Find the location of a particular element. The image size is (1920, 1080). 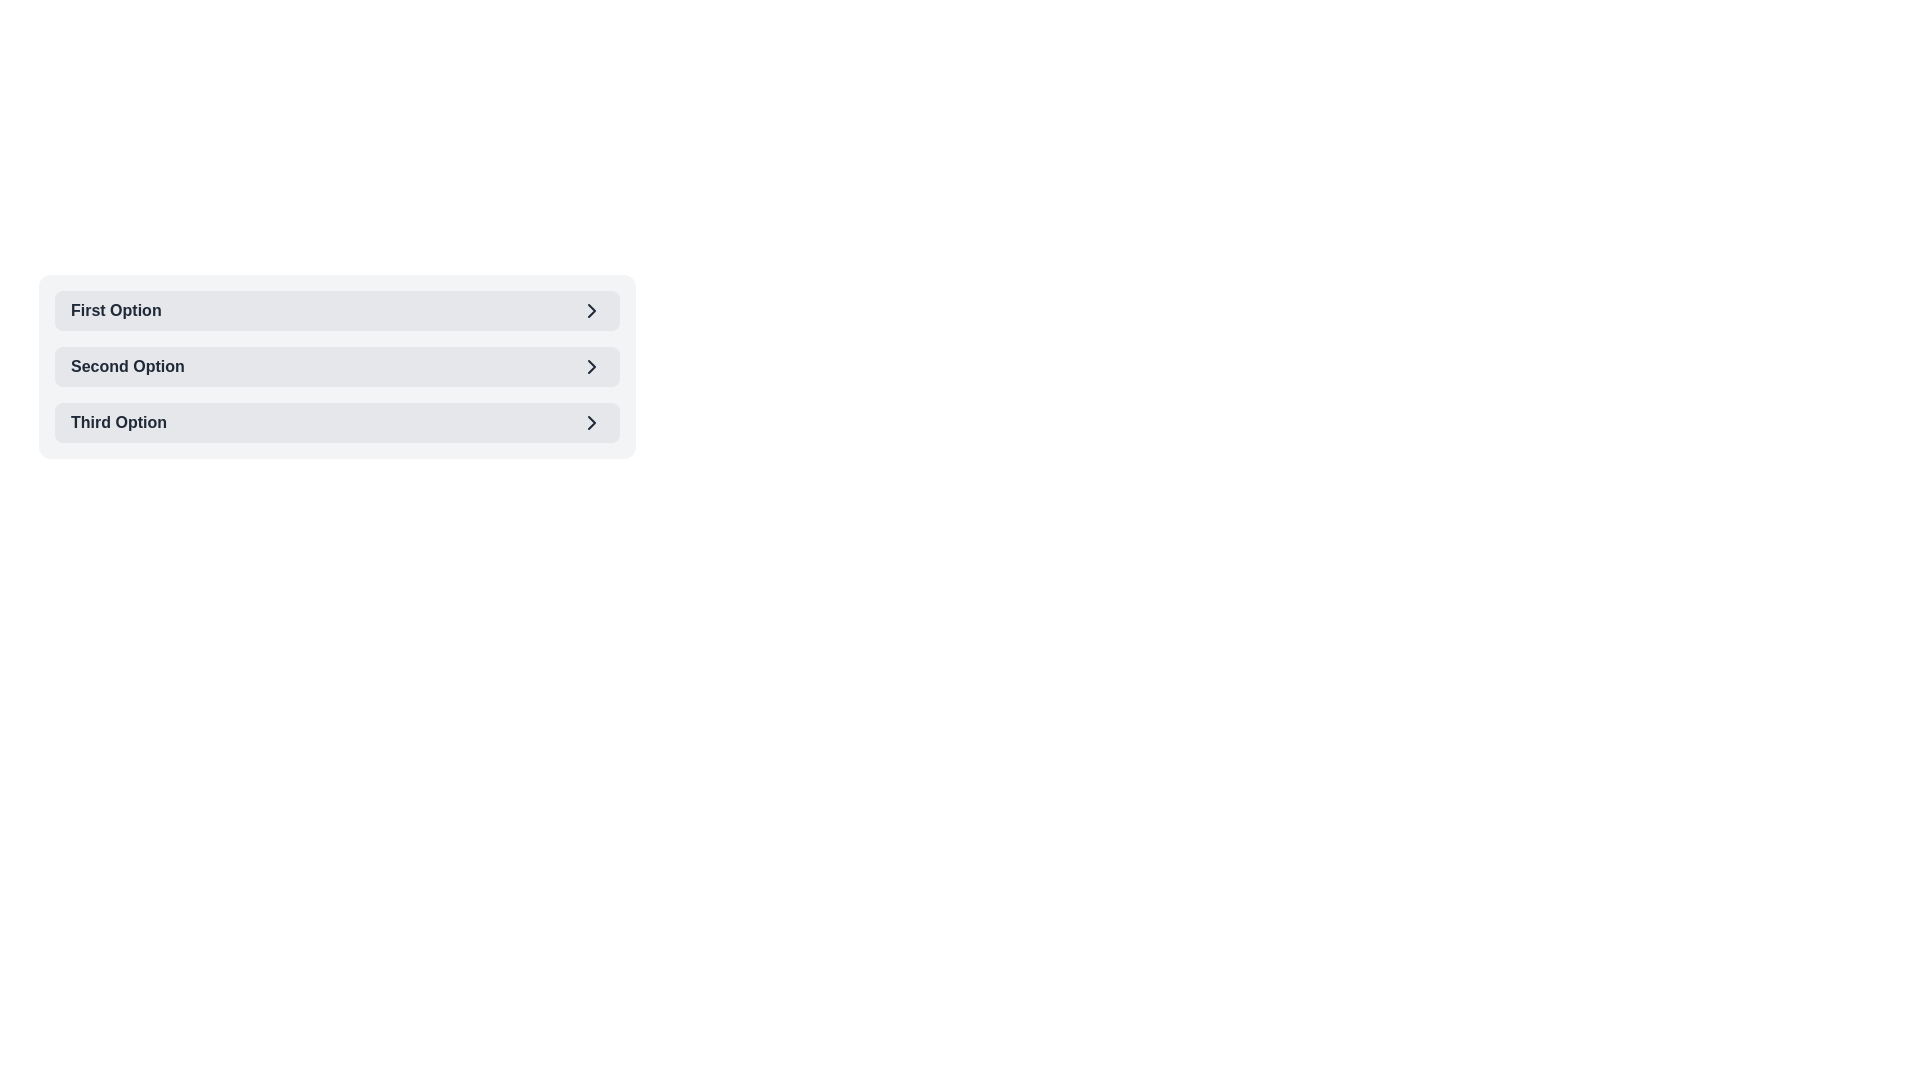

the Chevron Right icon located at the far right side of the 'Second Option' interactive block is located at coordinates (590, 366).